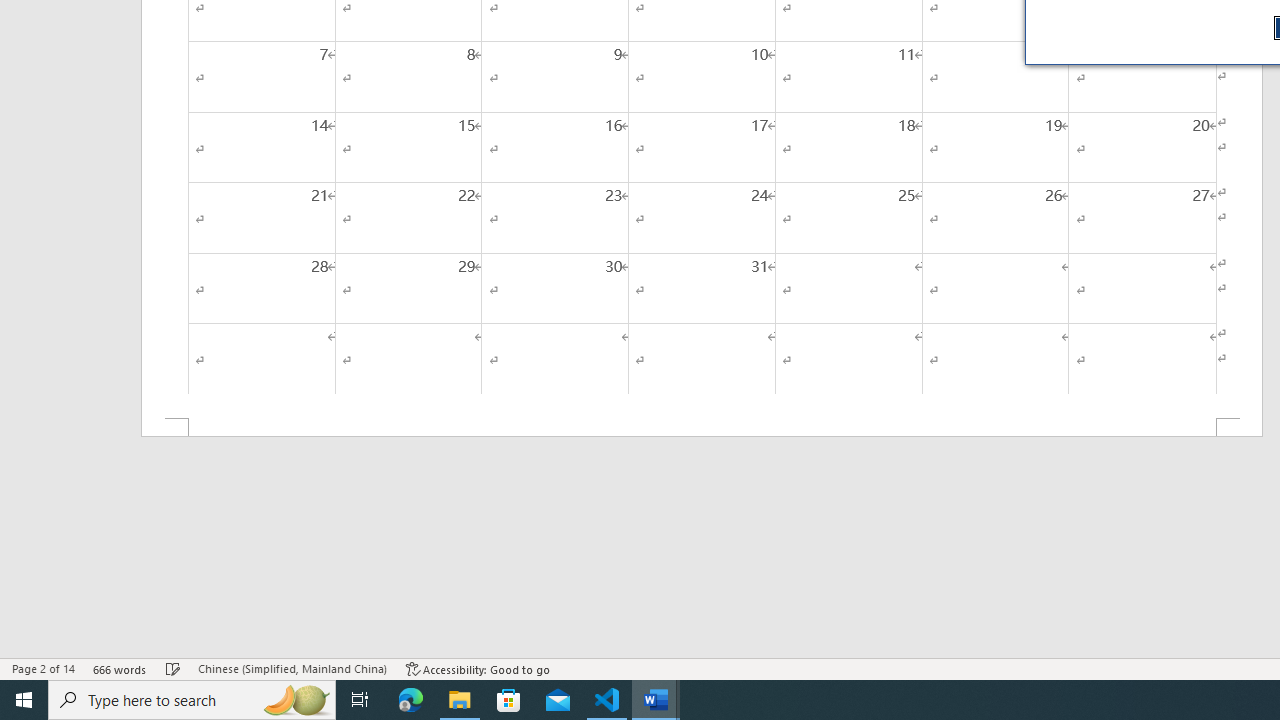 The height and width of the screenshot is (720, 1280). What do you see at coordinates (43, 669) in the screenshot?
I see `'Page Number Page 2 of 14'` at bounding box center [43, 669].